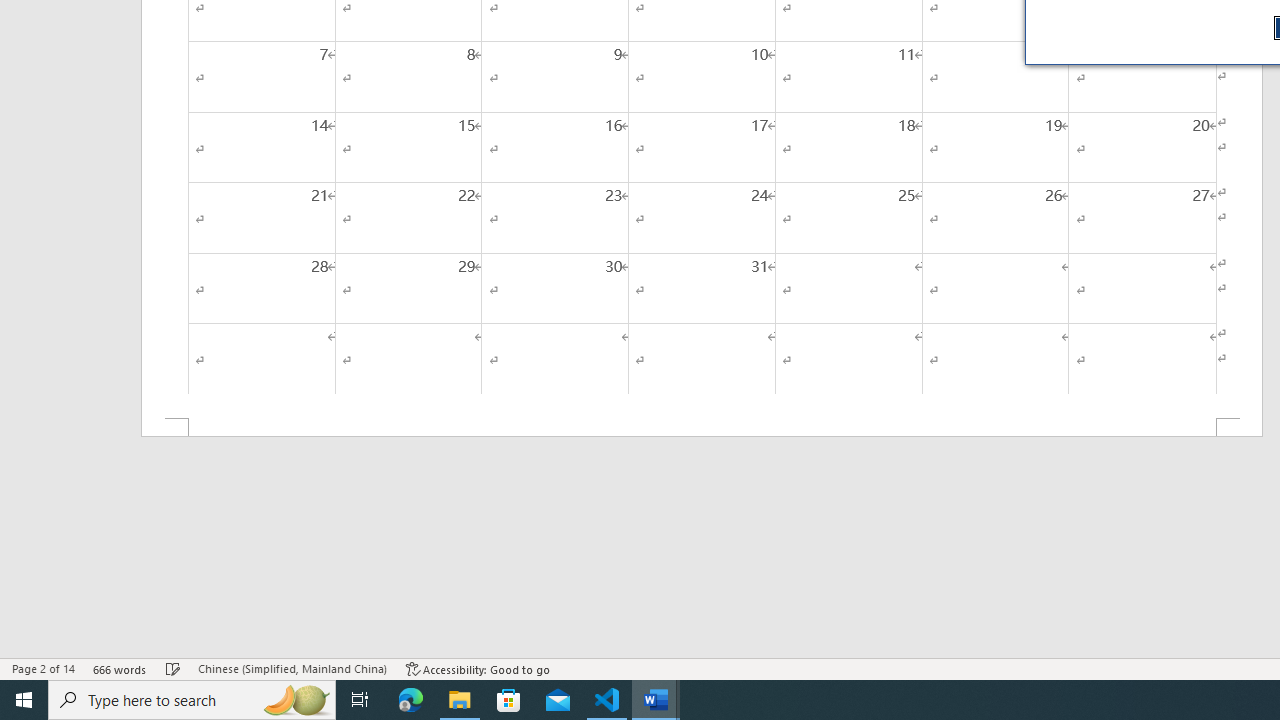 The height and width of the screenshot is (720, 1280). What do you see at coordinates (43, 669) in the screenshot?
I see `'Page Number Page 2 of 14'` at bounding box center [43, 669].